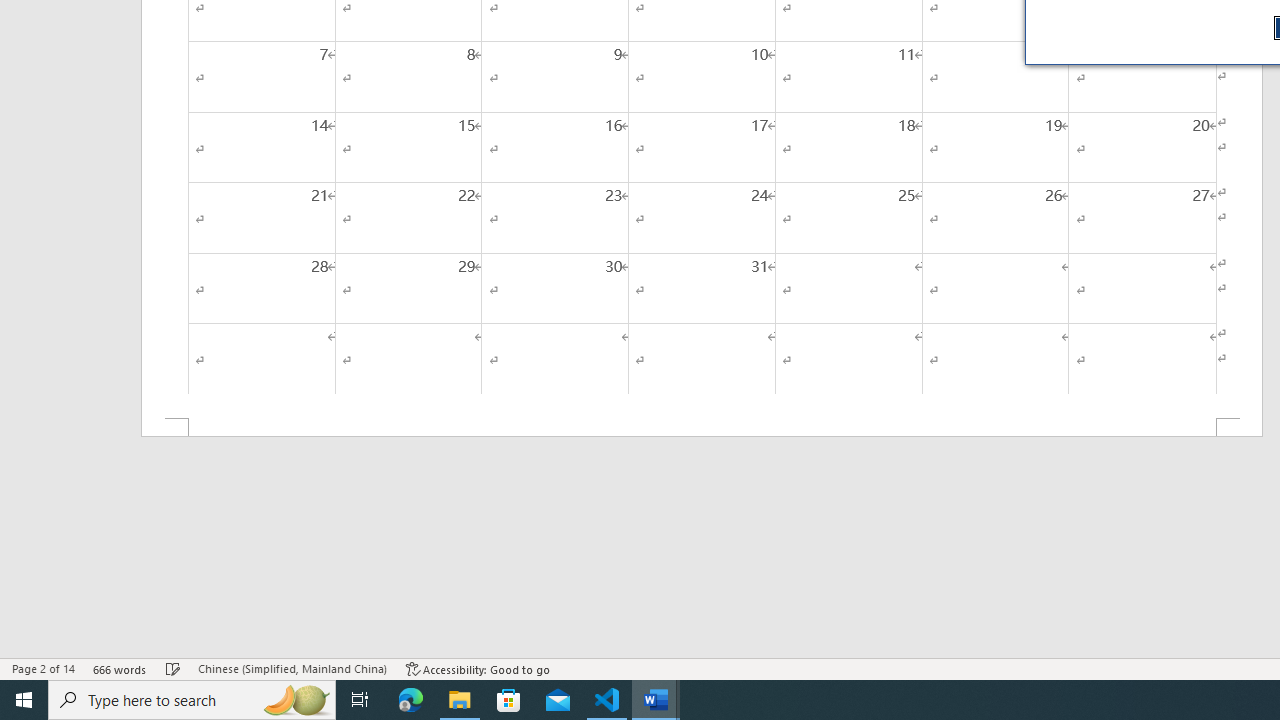 The height and width of the screenshot is (720, 1280). What do you see at coordinates (43, 669) in the screenshot?
I see `'Page Number Page 2 of 14'` at bounding box center [43, 669].